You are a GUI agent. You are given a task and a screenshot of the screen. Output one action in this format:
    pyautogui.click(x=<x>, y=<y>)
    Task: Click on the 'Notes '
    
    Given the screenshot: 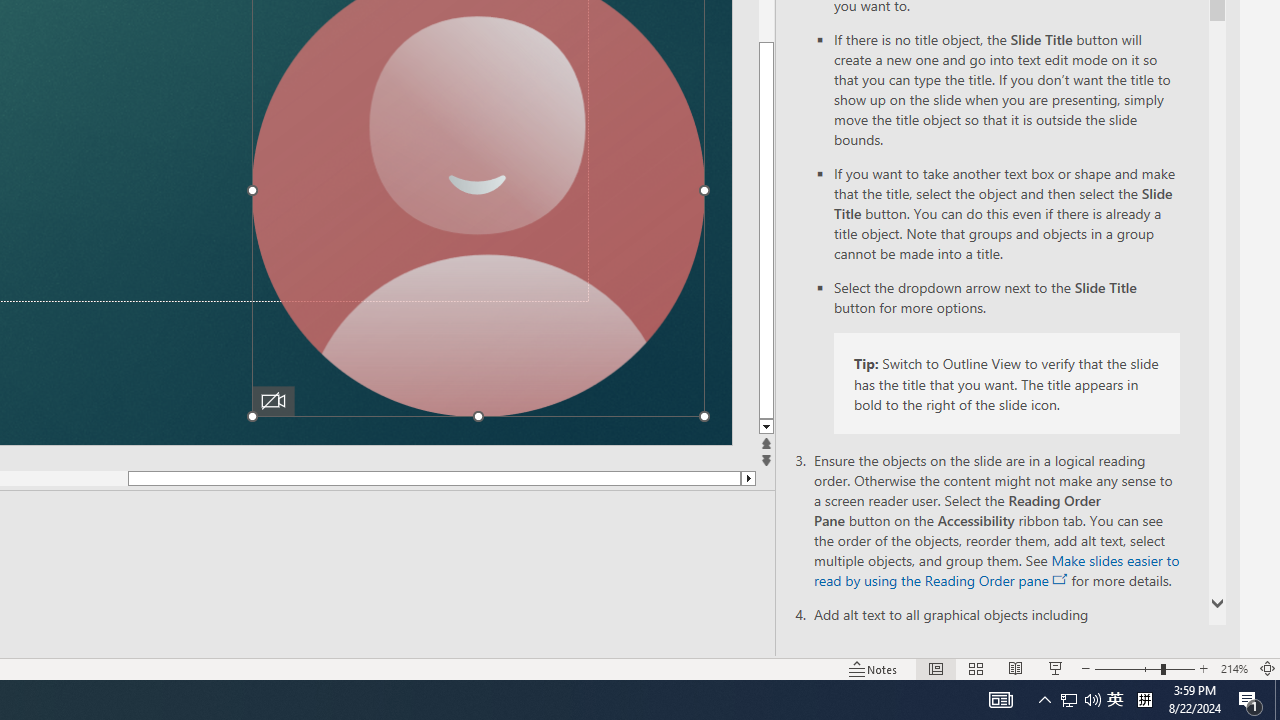 What is the action you would take?
    pyautogui.click(x=874, y=669)
    